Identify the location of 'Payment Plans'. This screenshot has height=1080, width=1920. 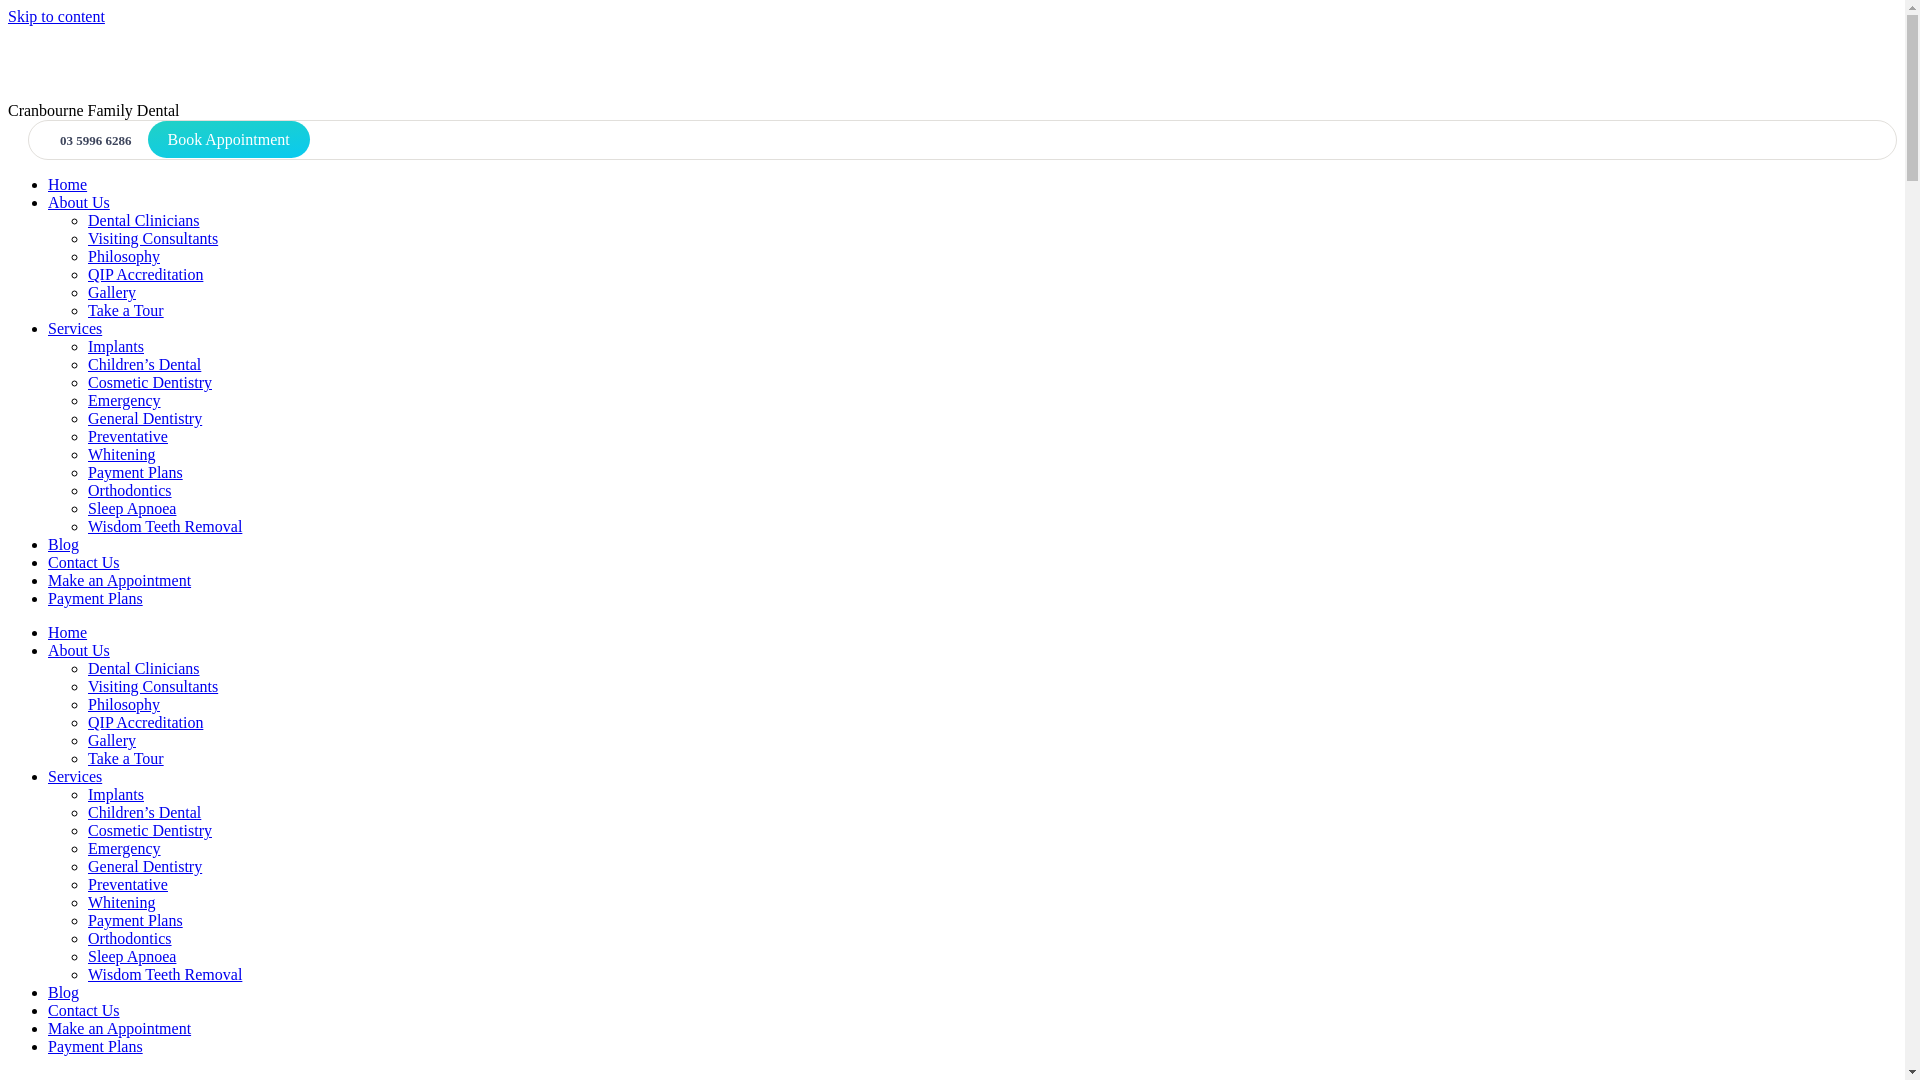
(94, 1045).